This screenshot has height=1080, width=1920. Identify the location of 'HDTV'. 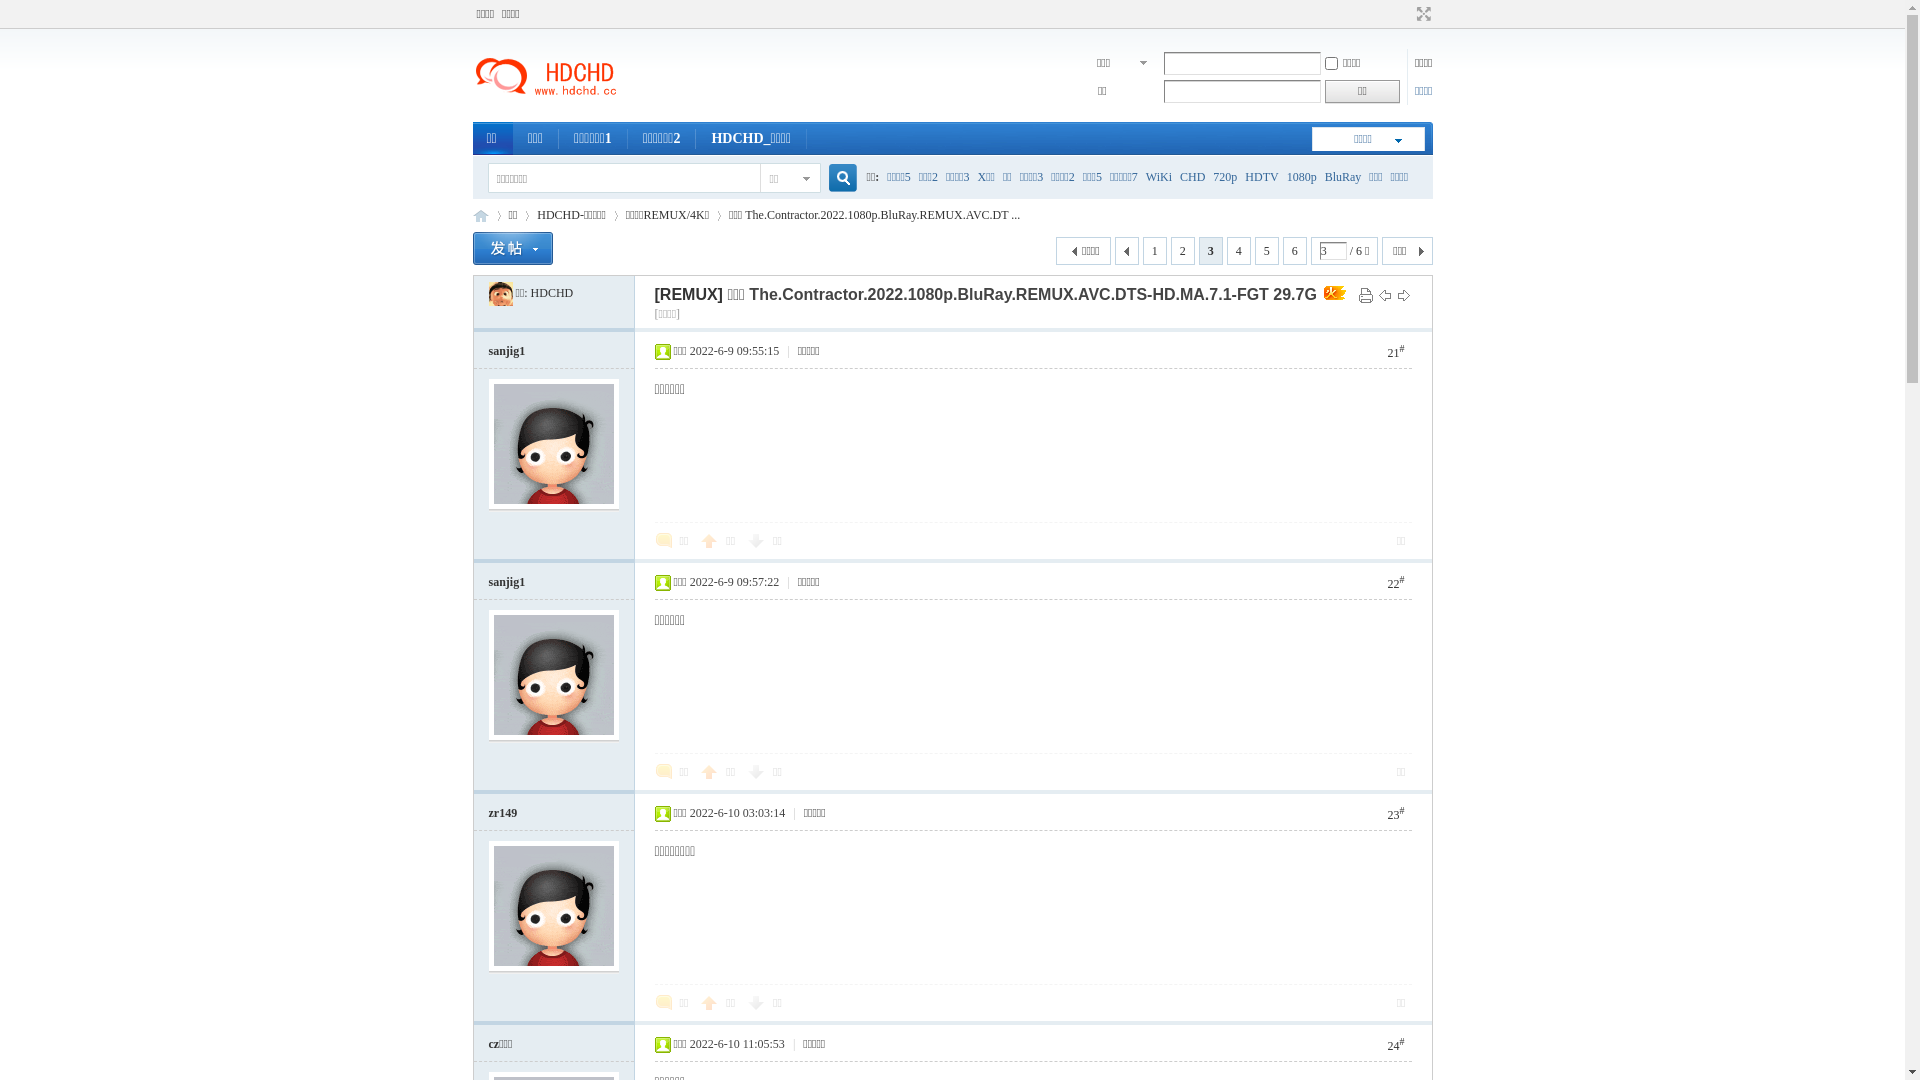
(1260, 176).